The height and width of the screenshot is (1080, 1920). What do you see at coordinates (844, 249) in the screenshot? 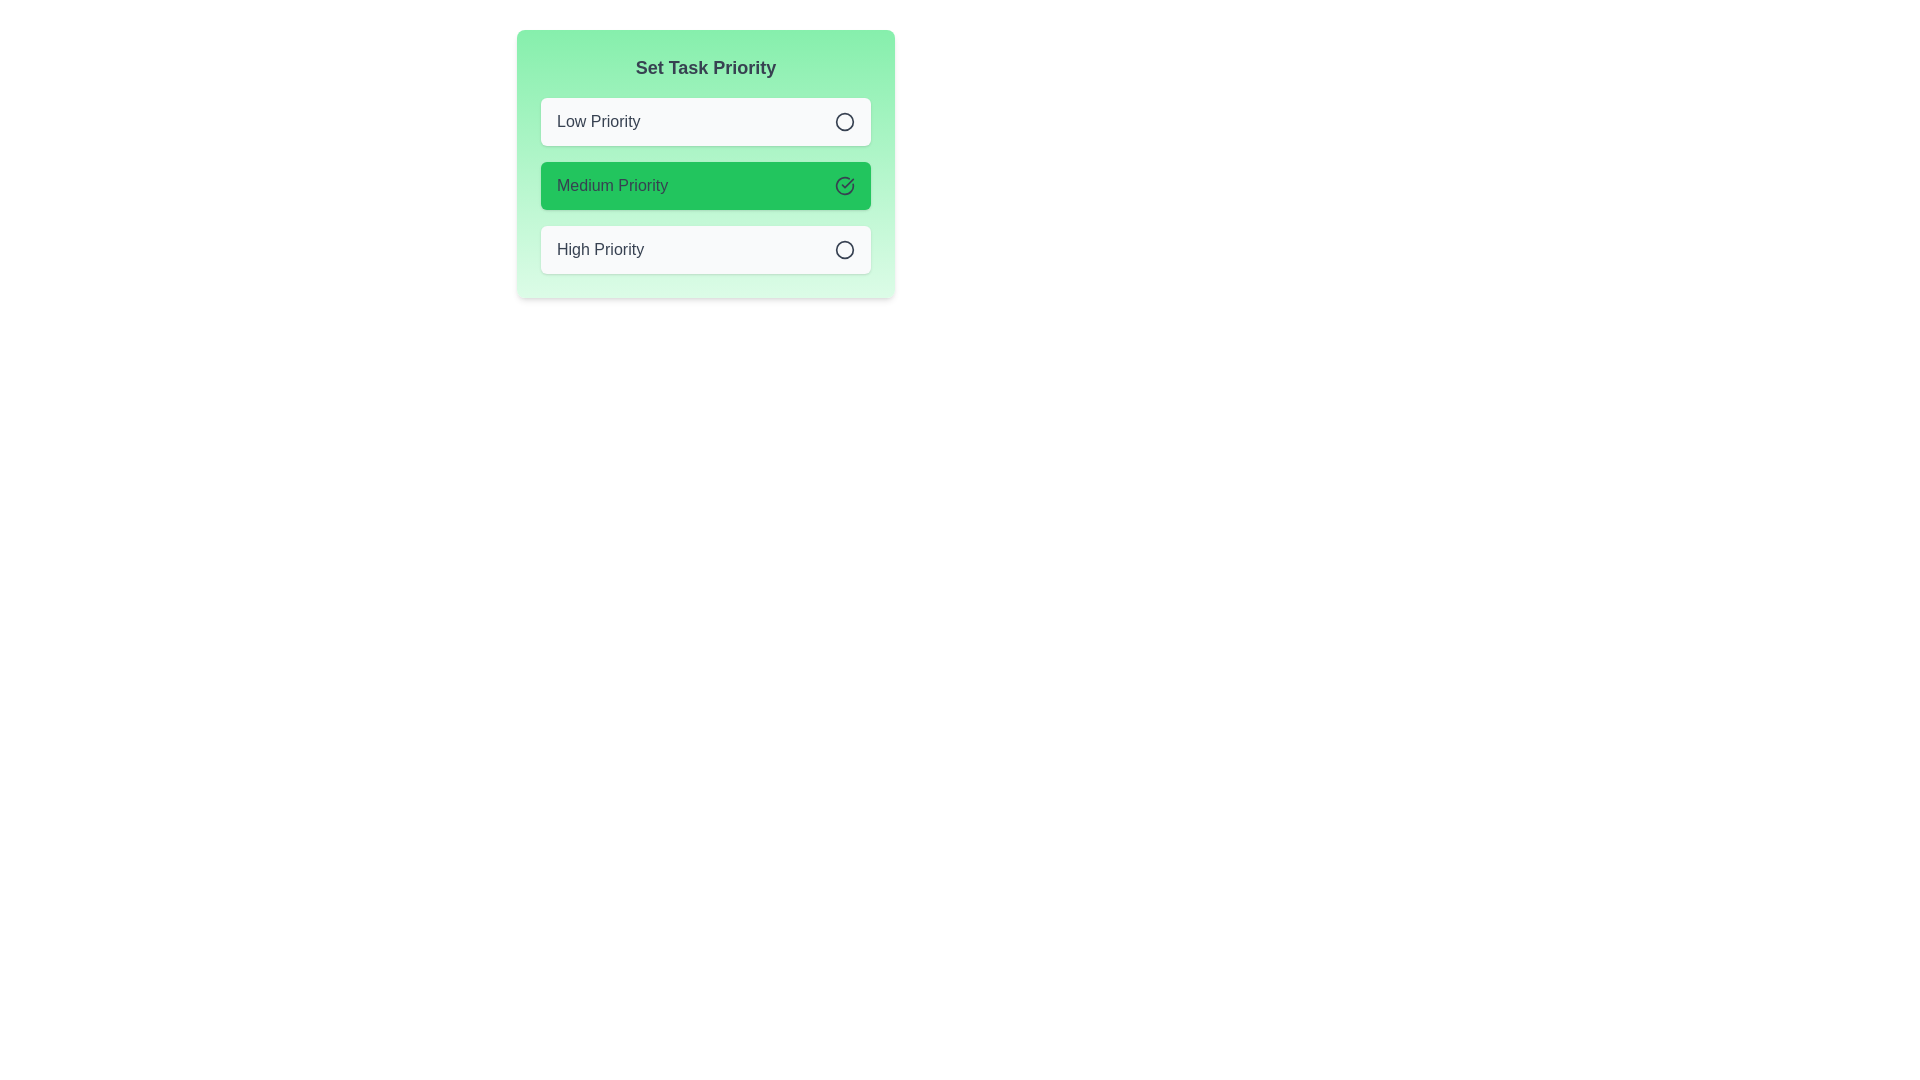
I see `the icon representing the 'High Priority' option in the task priority selector` at bounding box center [844, 249].